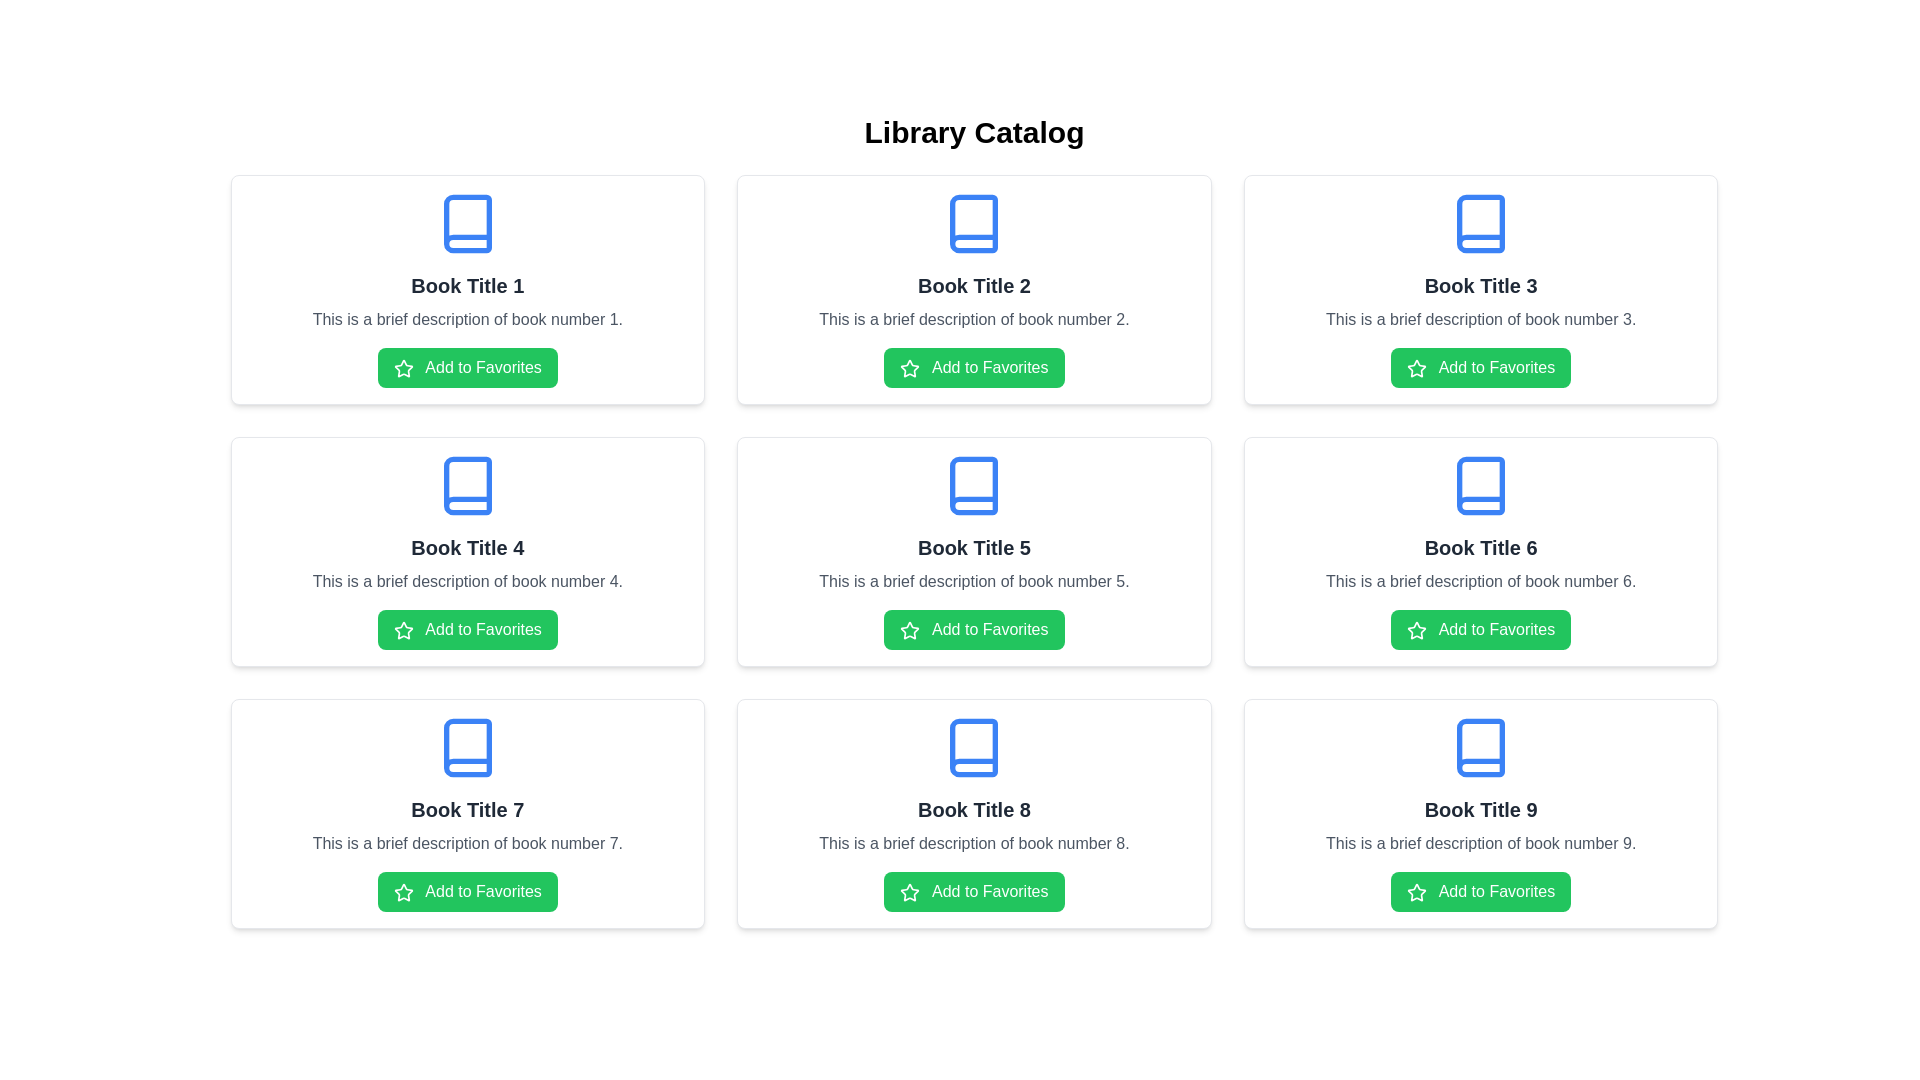 The image size is (1920, 1080). Describe the element at coordinates (402, 891) in the screenshot. I see `the icon` at that location.